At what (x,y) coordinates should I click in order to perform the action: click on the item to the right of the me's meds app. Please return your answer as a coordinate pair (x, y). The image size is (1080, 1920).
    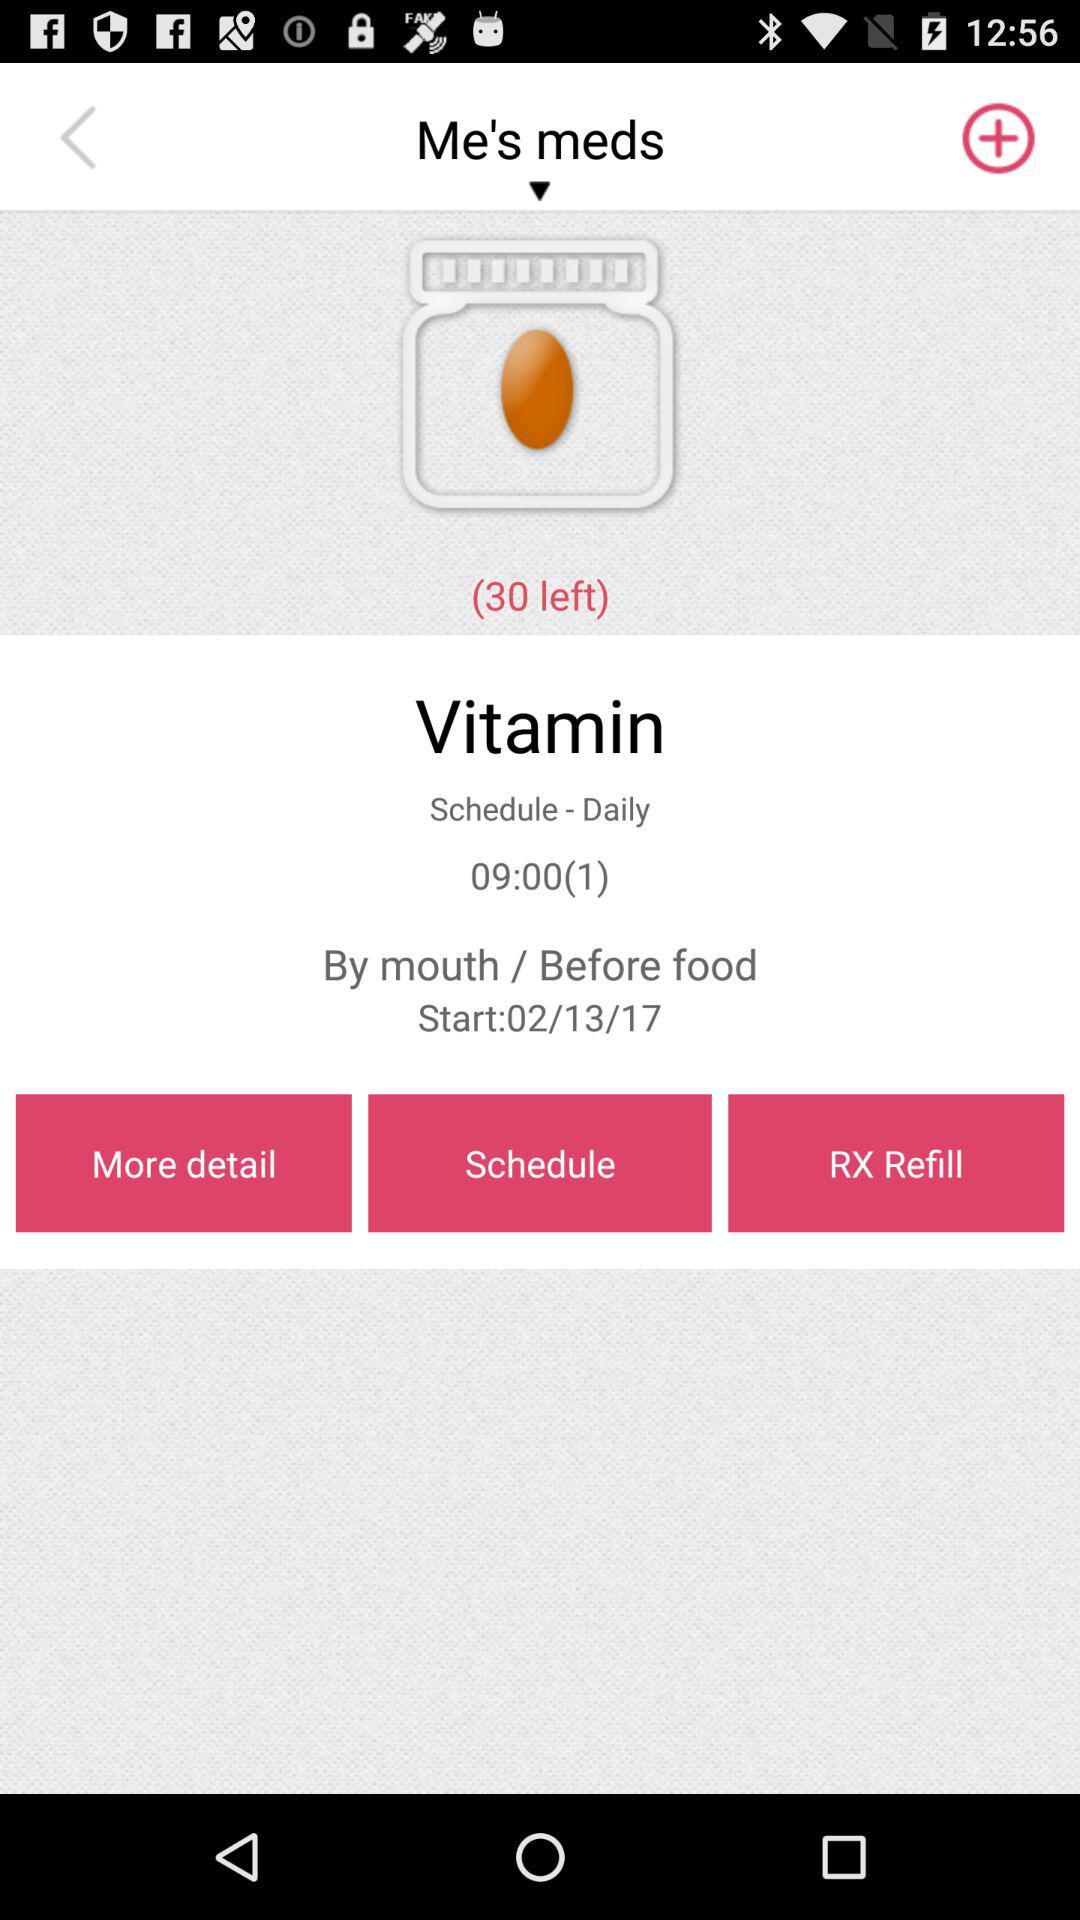
    Looking at the image, I should click on (996, 137).